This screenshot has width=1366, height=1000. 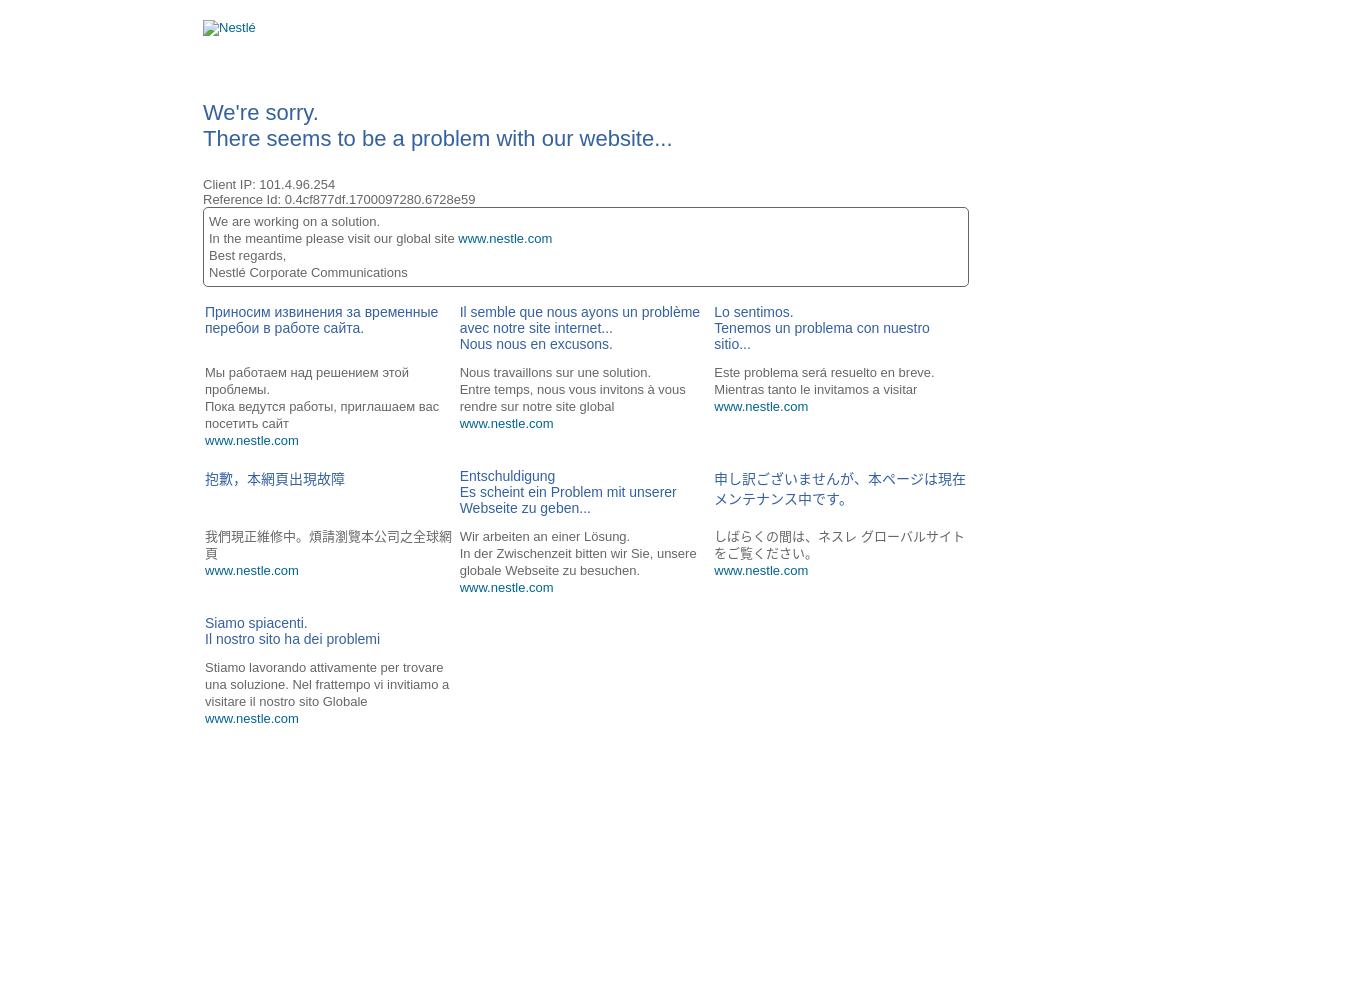 I want to click on 'Nous travaillons sur une solution.', so click(x=555, y=371).